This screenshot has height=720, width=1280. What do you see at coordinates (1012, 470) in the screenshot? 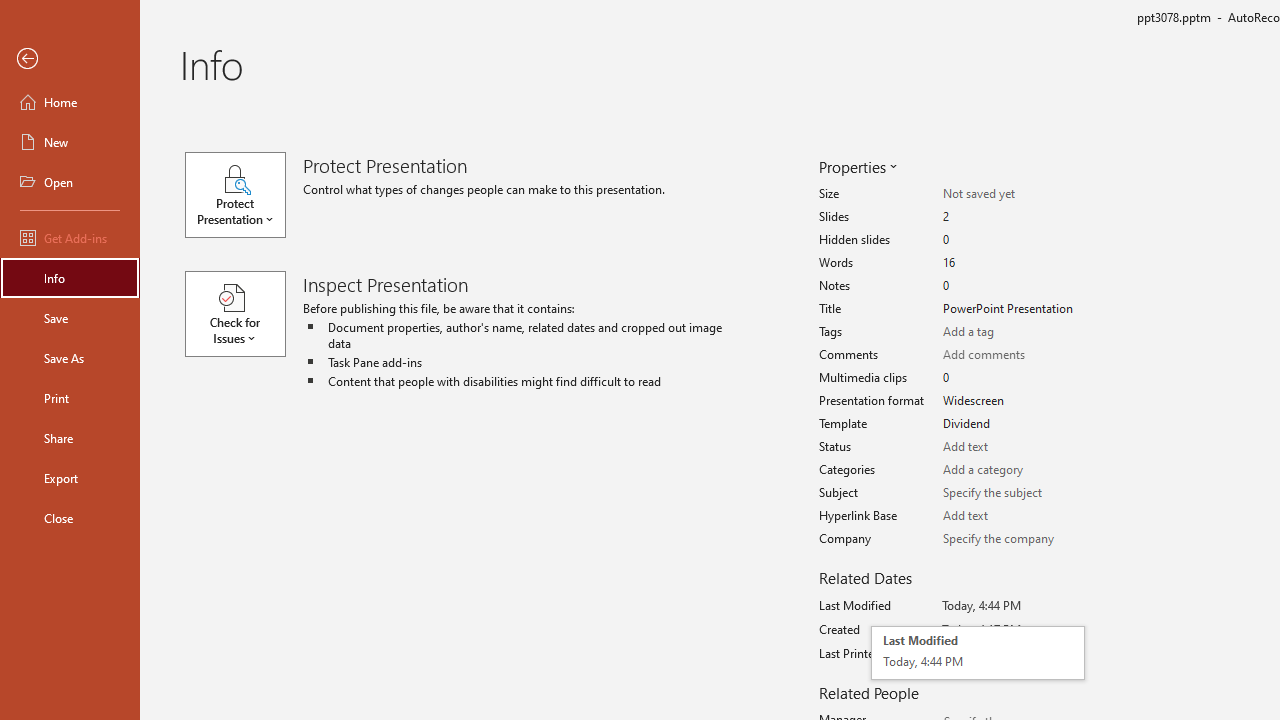
I see `'Categories'` at bounding box center [1012, 470].